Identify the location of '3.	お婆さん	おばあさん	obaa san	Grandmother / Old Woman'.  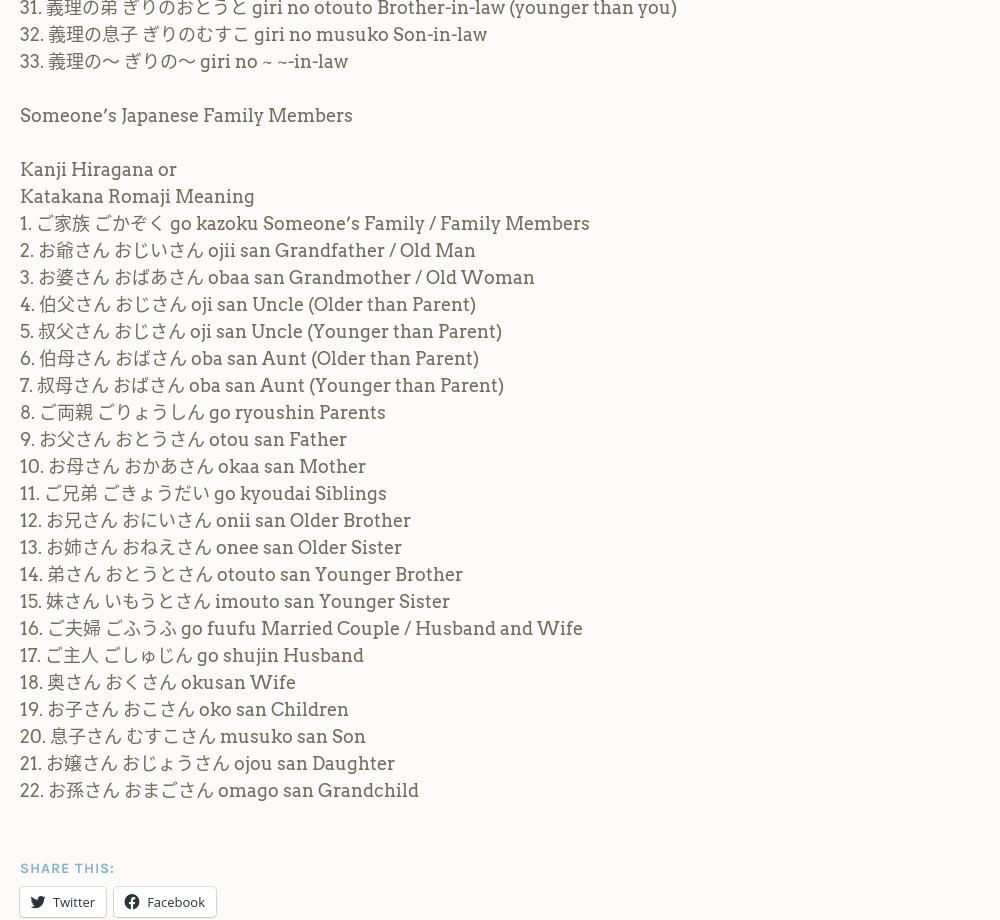
(277, 276).